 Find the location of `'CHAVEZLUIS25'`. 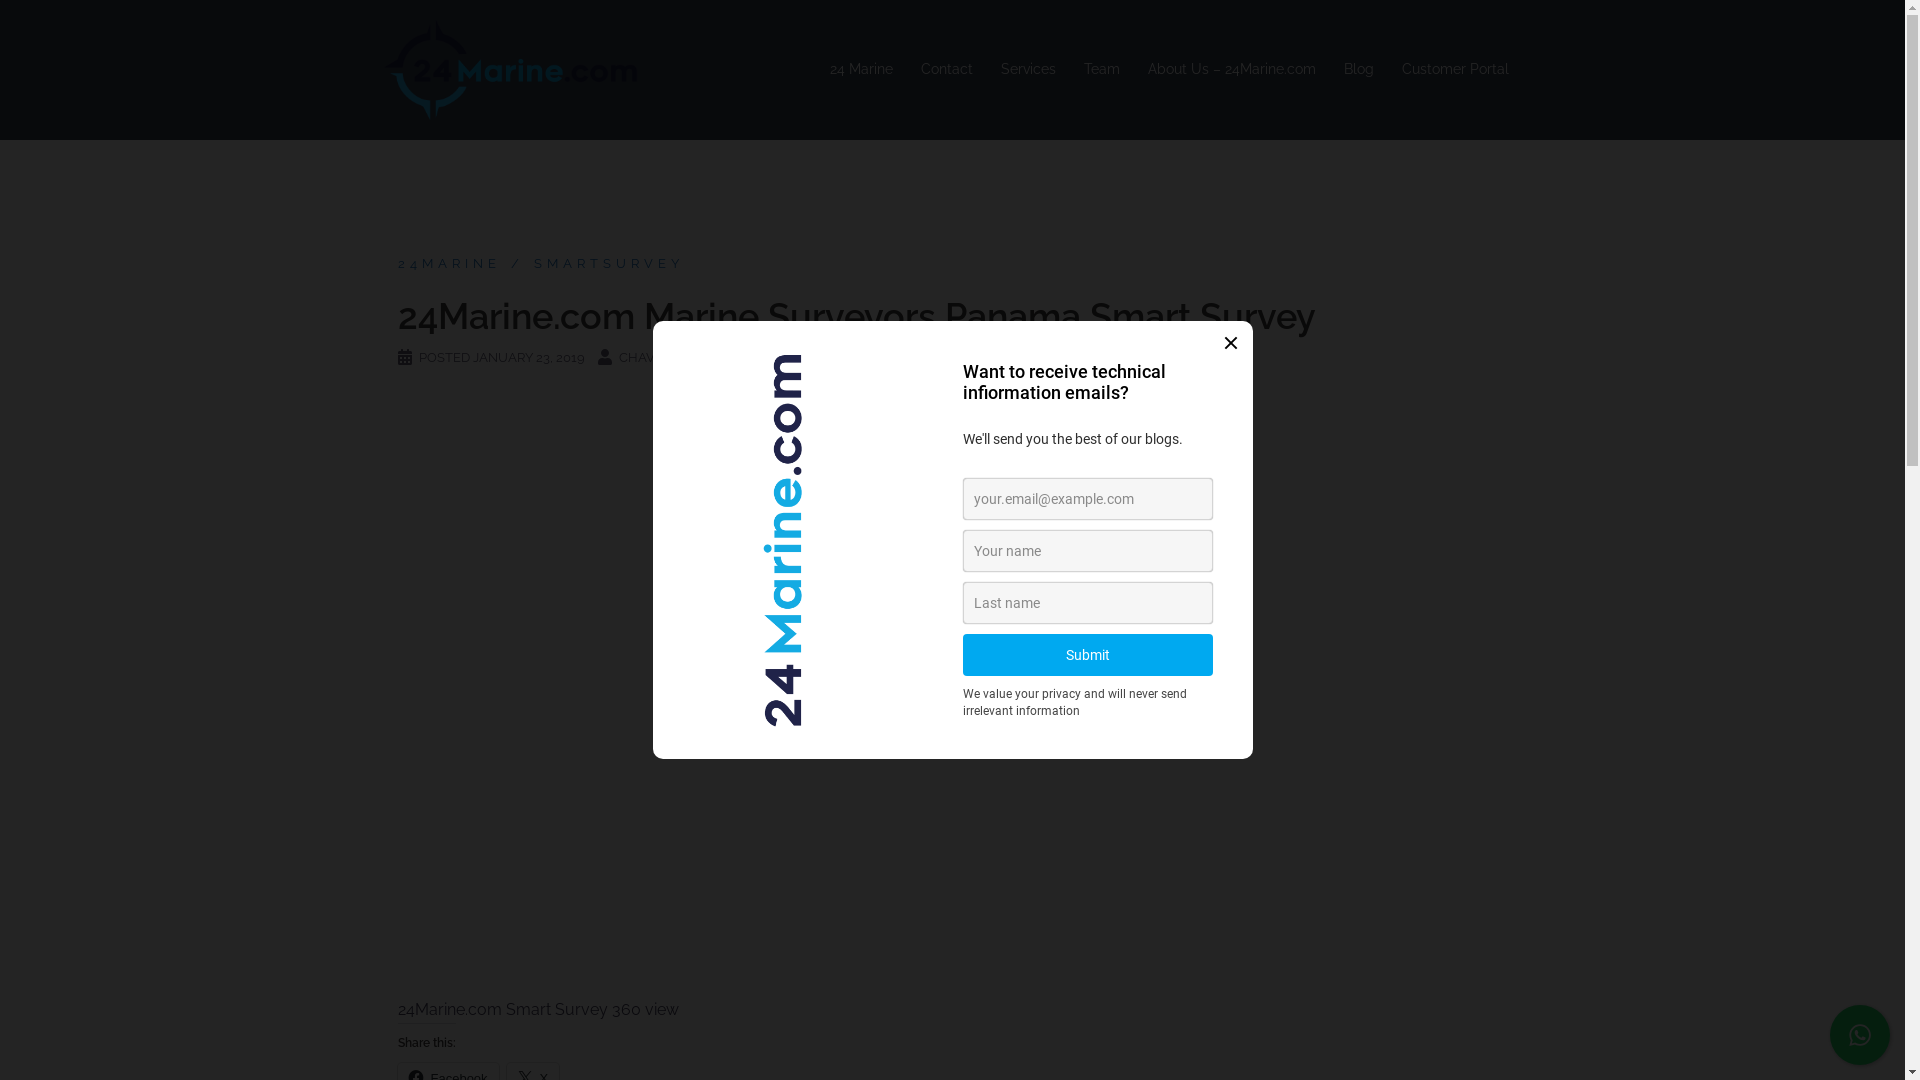

'CHAVEZLUIS25' is located at coordinates (665, 356).